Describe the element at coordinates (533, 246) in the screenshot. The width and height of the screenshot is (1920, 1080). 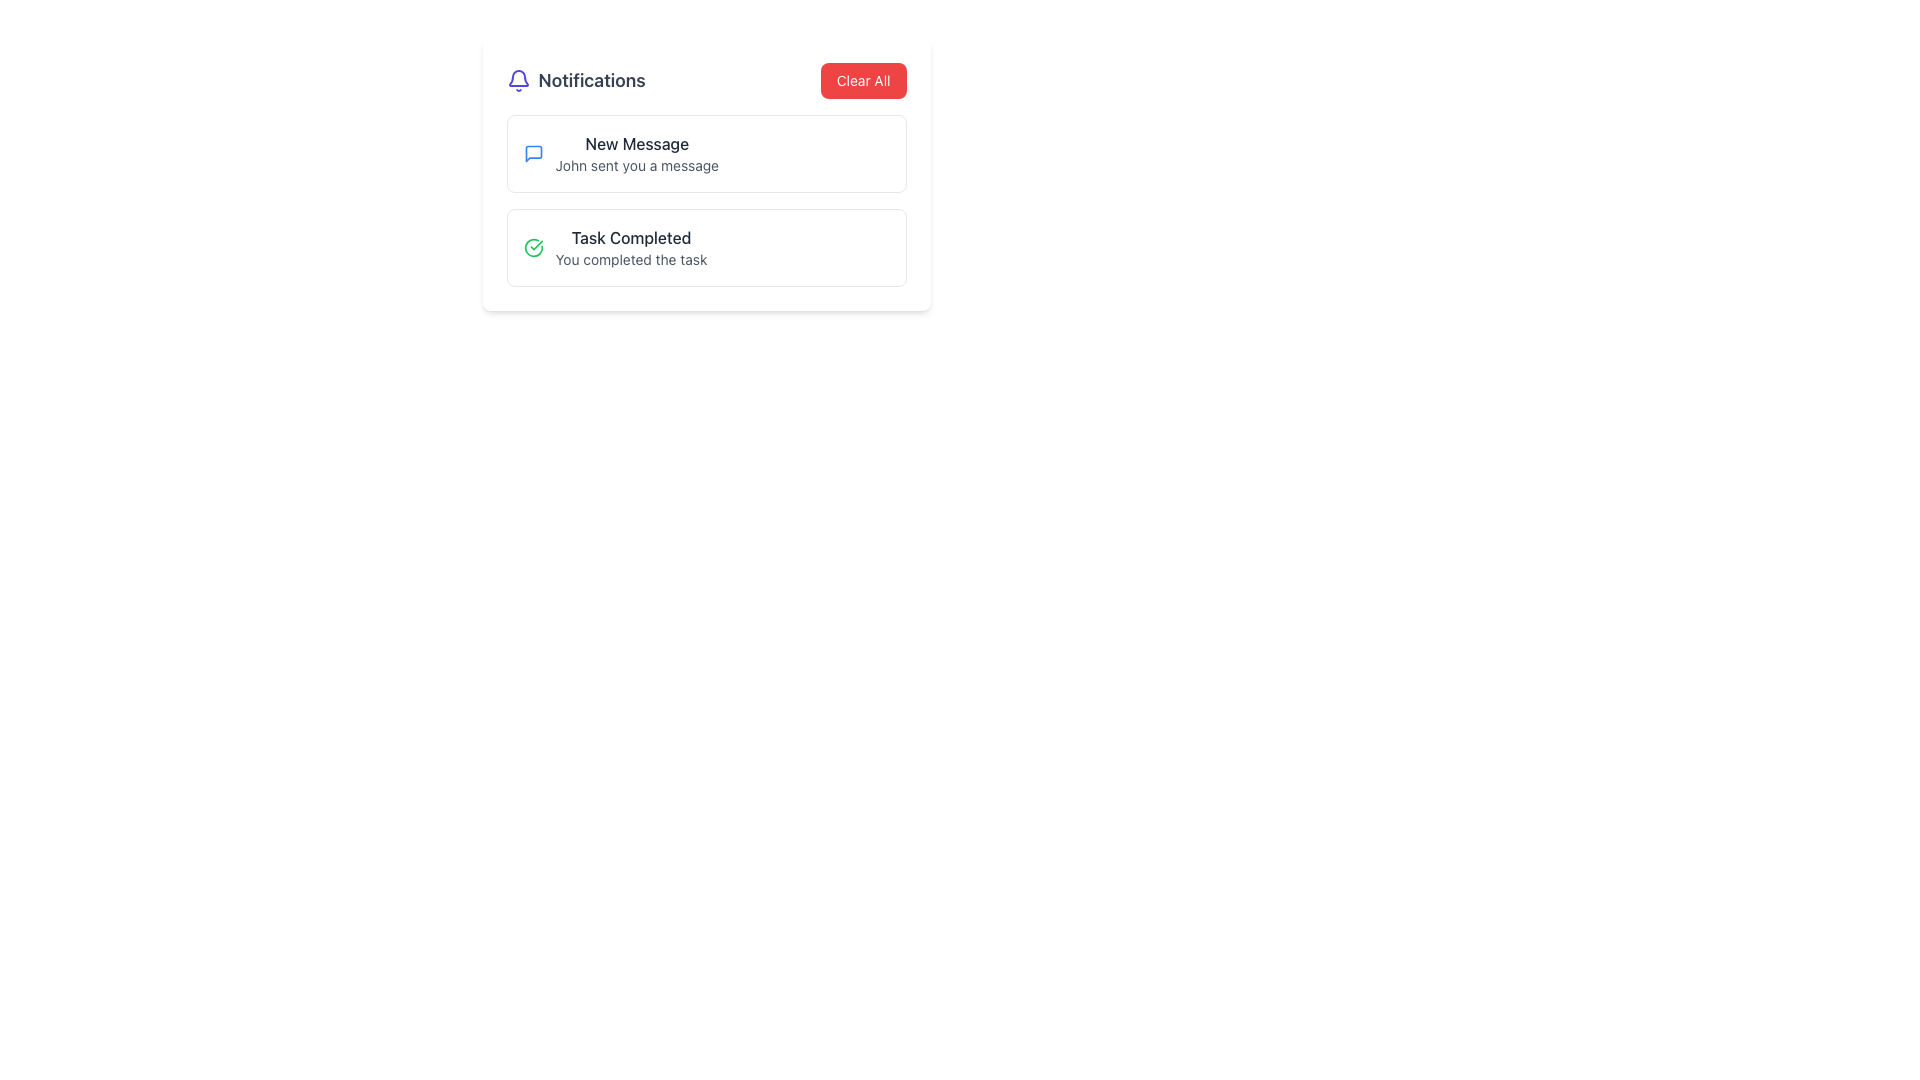
I see `the circular green outlined icon with a checkmark inside, located in the second notification card to the left of the text 'Task Completed'` at that location.